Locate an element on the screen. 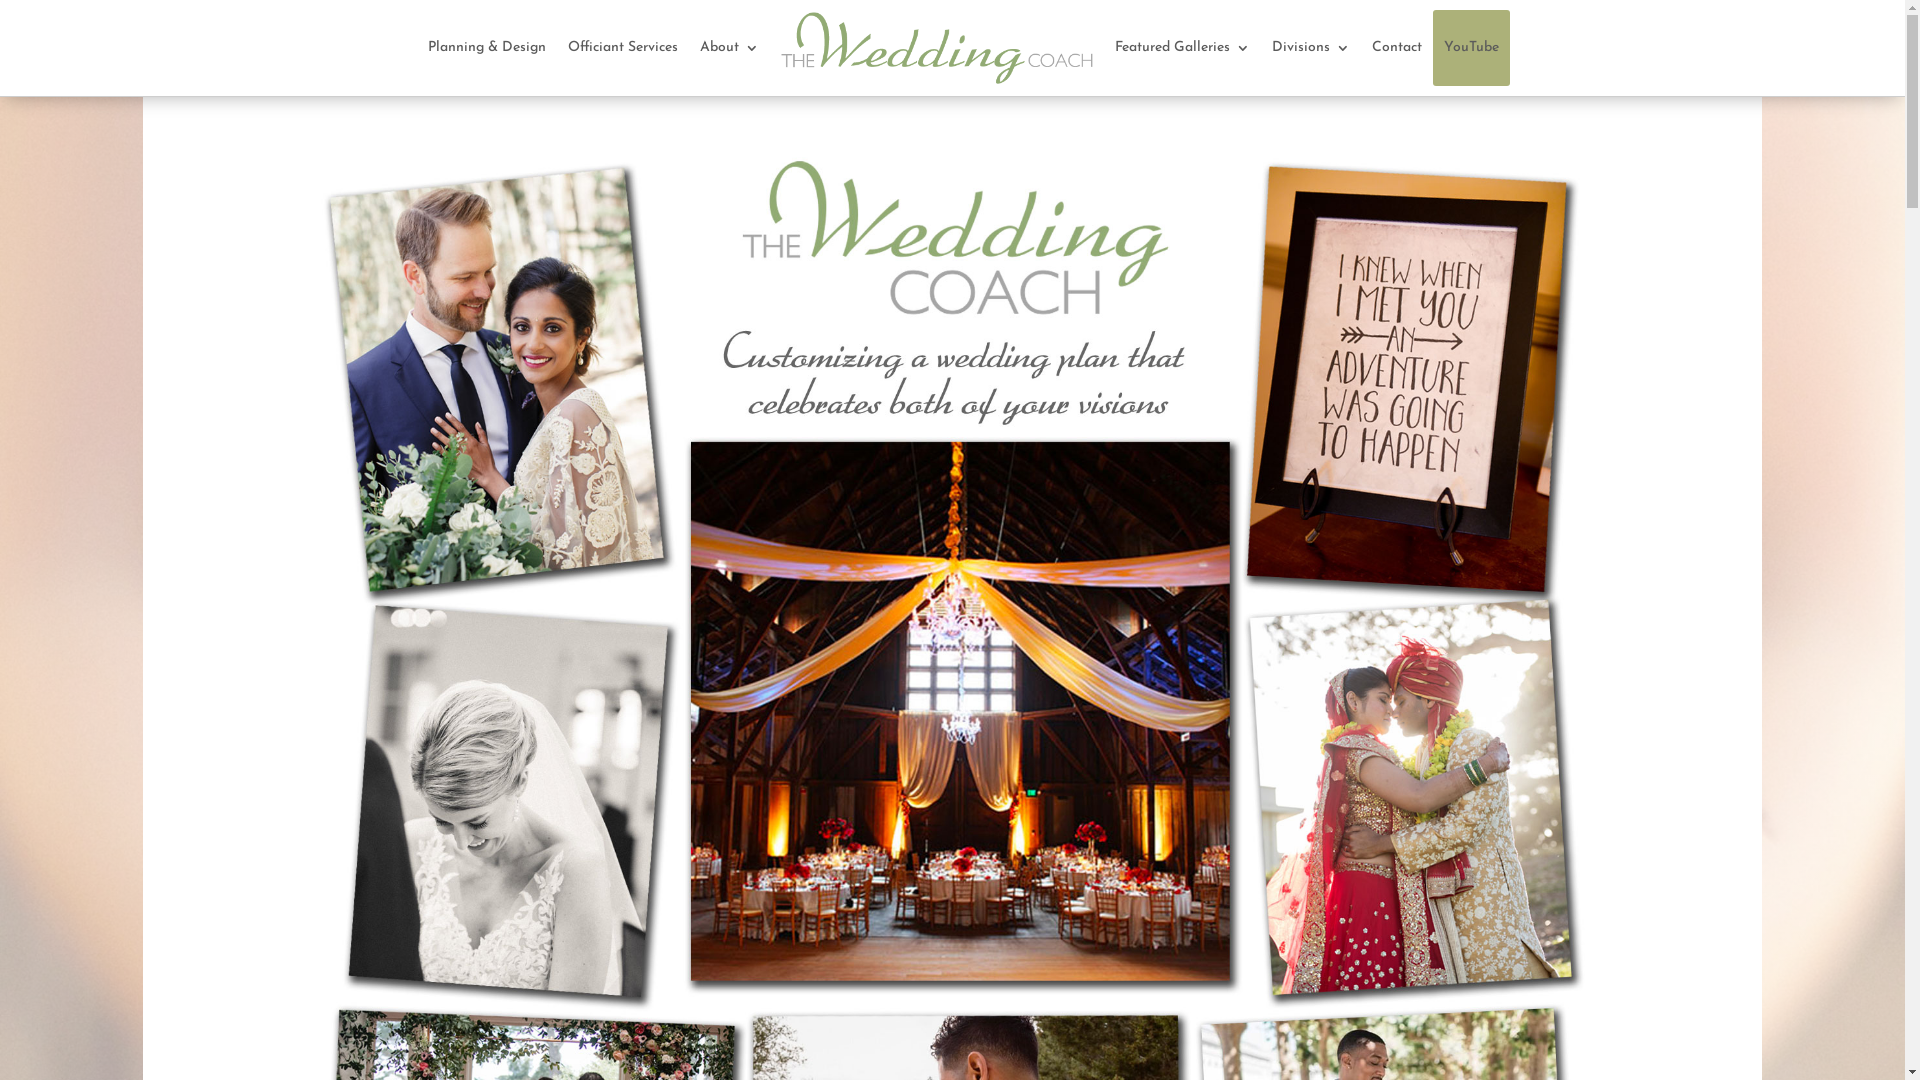 The height and width of the screenshot is (1080, 1920). 'YouTube' is located at coordinates (1471, 46).